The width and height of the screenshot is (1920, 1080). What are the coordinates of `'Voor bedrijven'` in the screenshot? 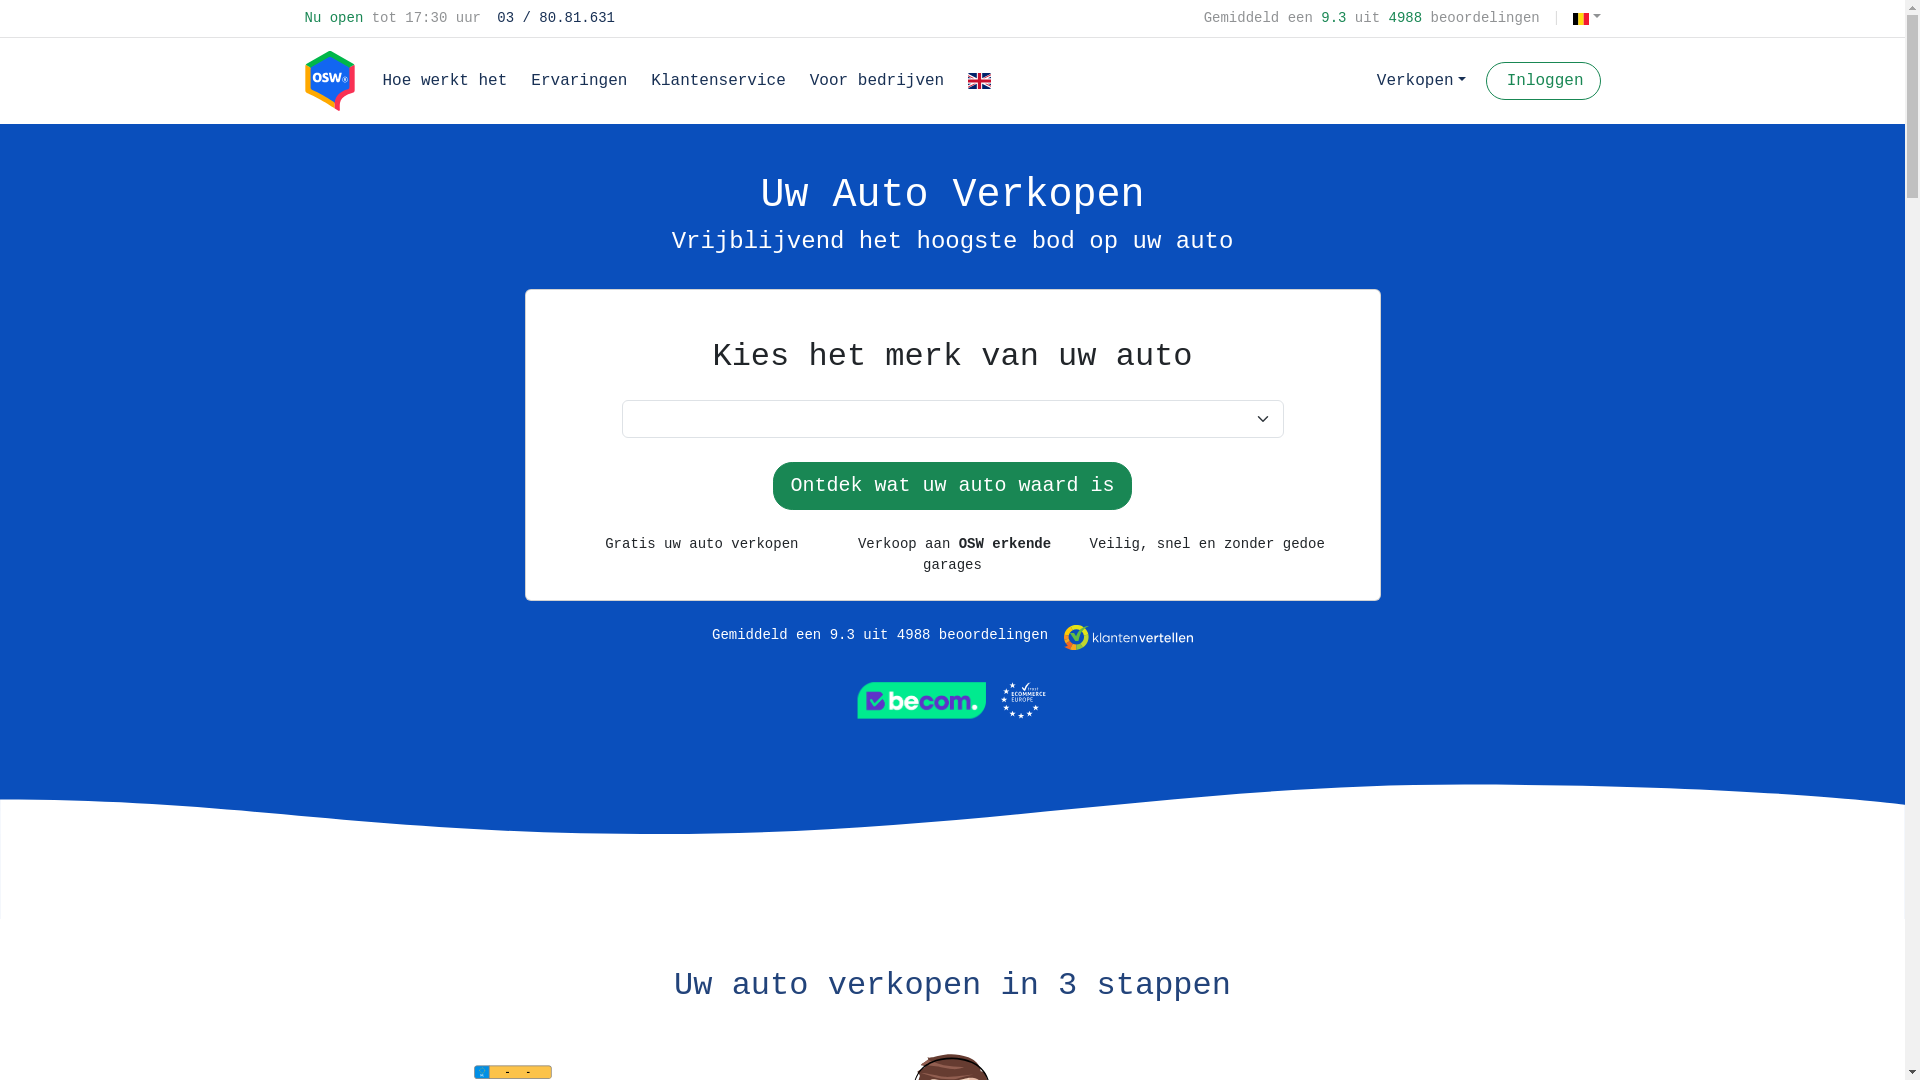 It's located at (796, 80).